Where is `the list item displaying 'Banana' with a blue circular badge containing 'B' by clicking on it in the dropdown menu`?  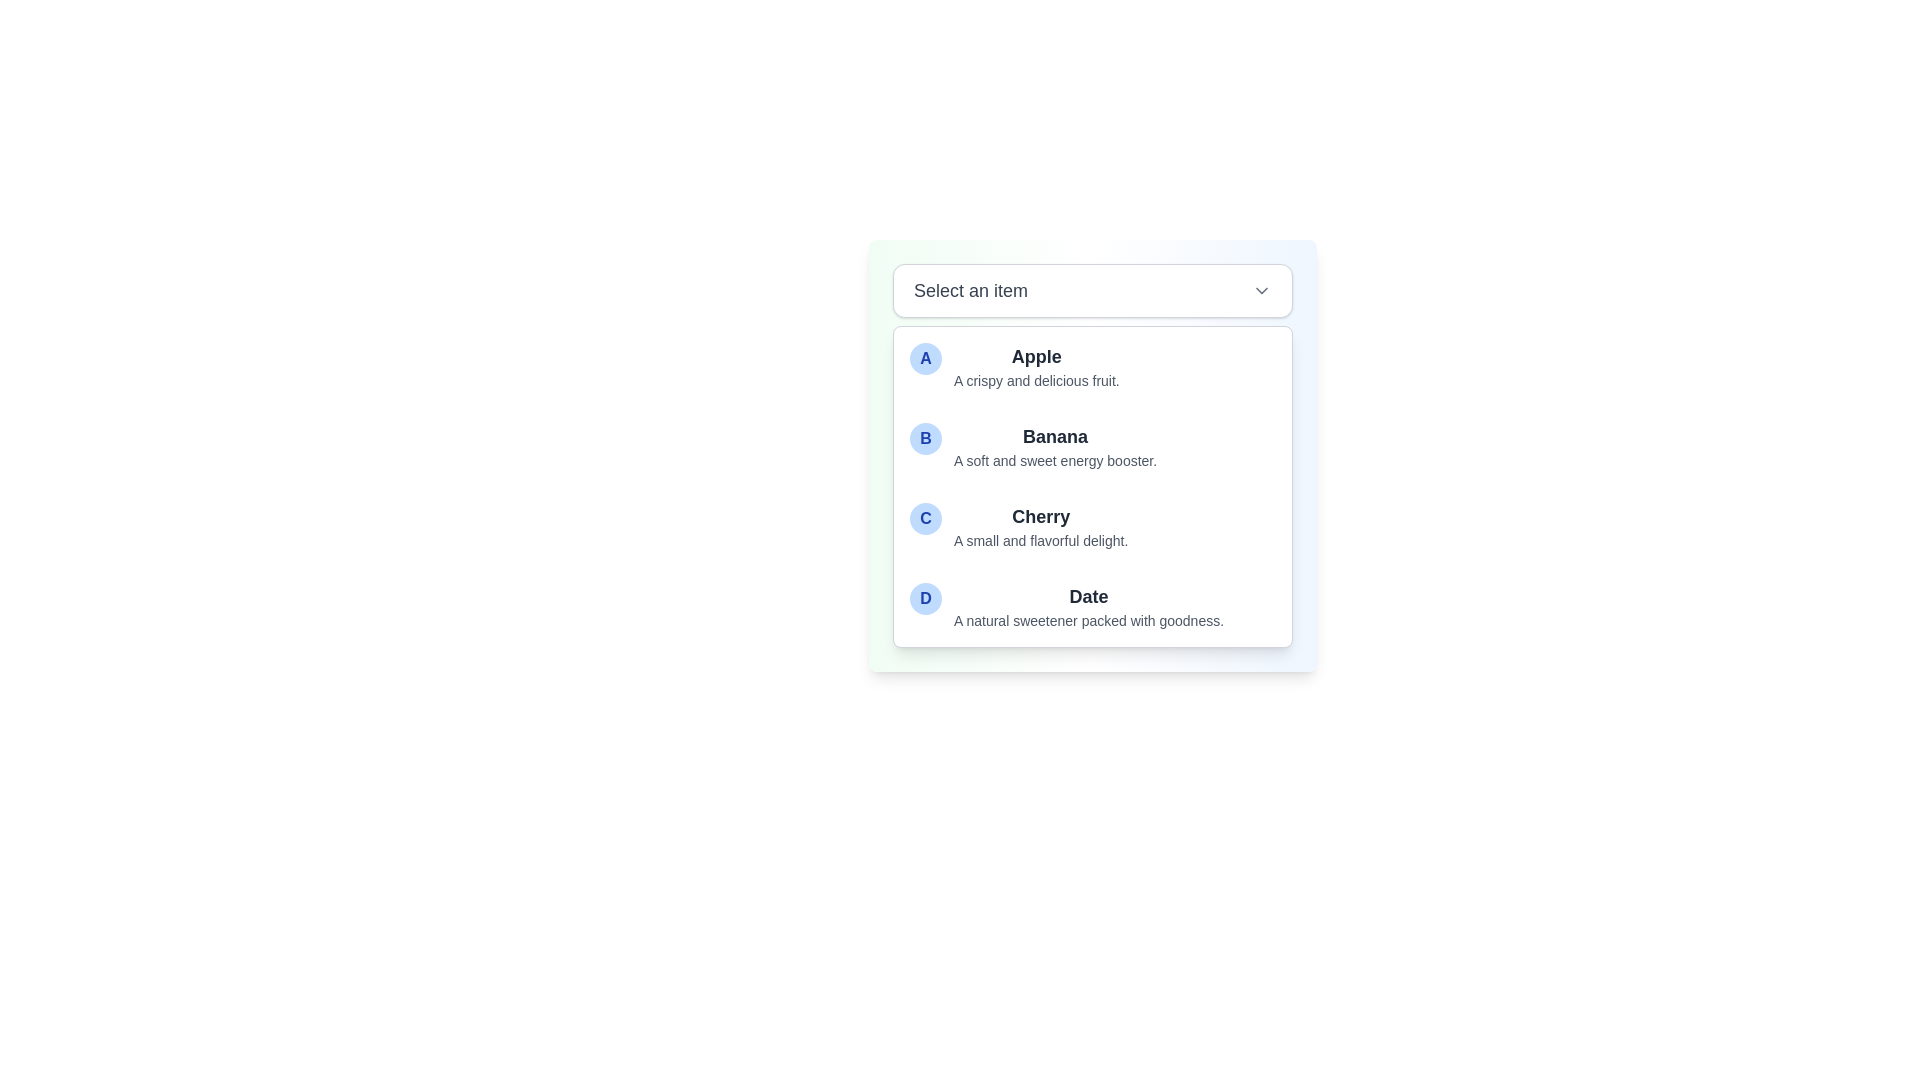
the list item displaying 'Banana' with a blue circular badge containing 'B' by clicking on it in the dropdown menu is located at coordinates (1092, 446).